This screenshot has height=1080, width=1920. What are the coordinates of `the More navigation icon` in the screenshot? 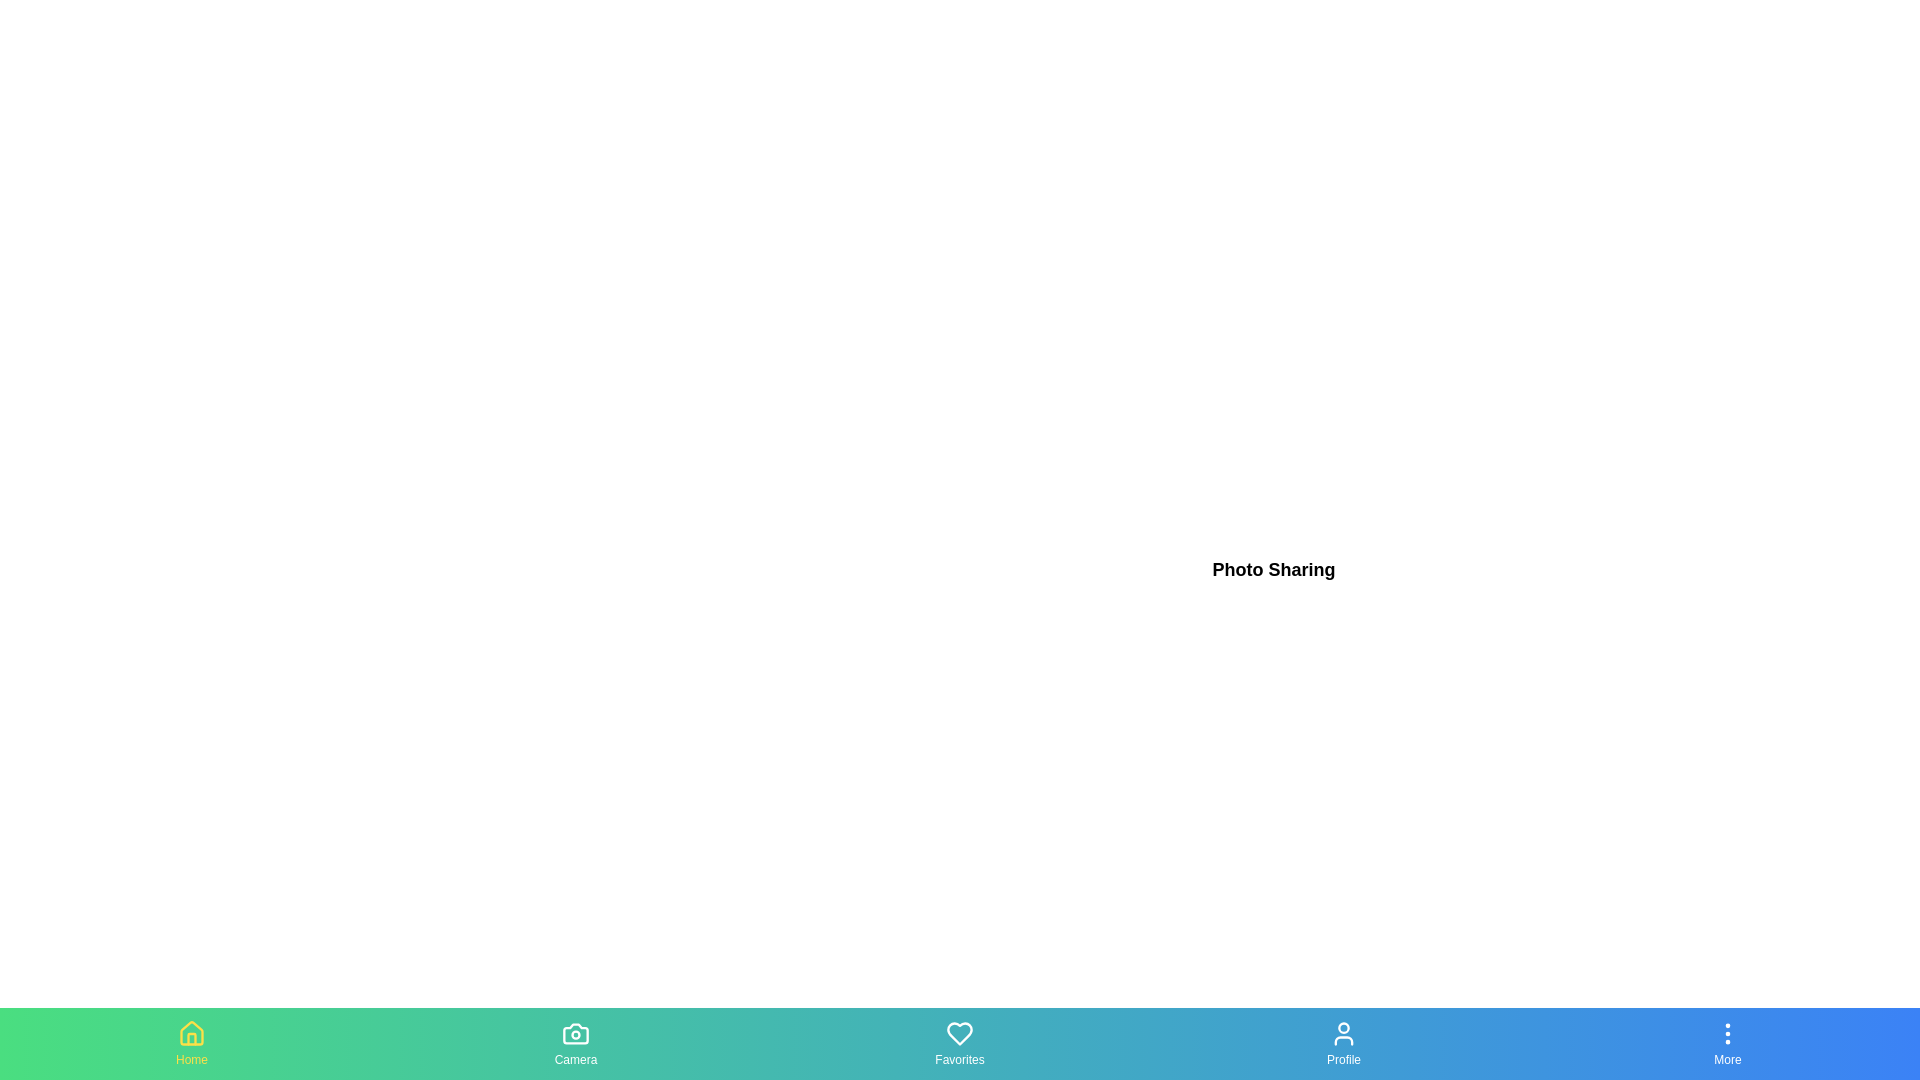 It's located at (1727, 1043).